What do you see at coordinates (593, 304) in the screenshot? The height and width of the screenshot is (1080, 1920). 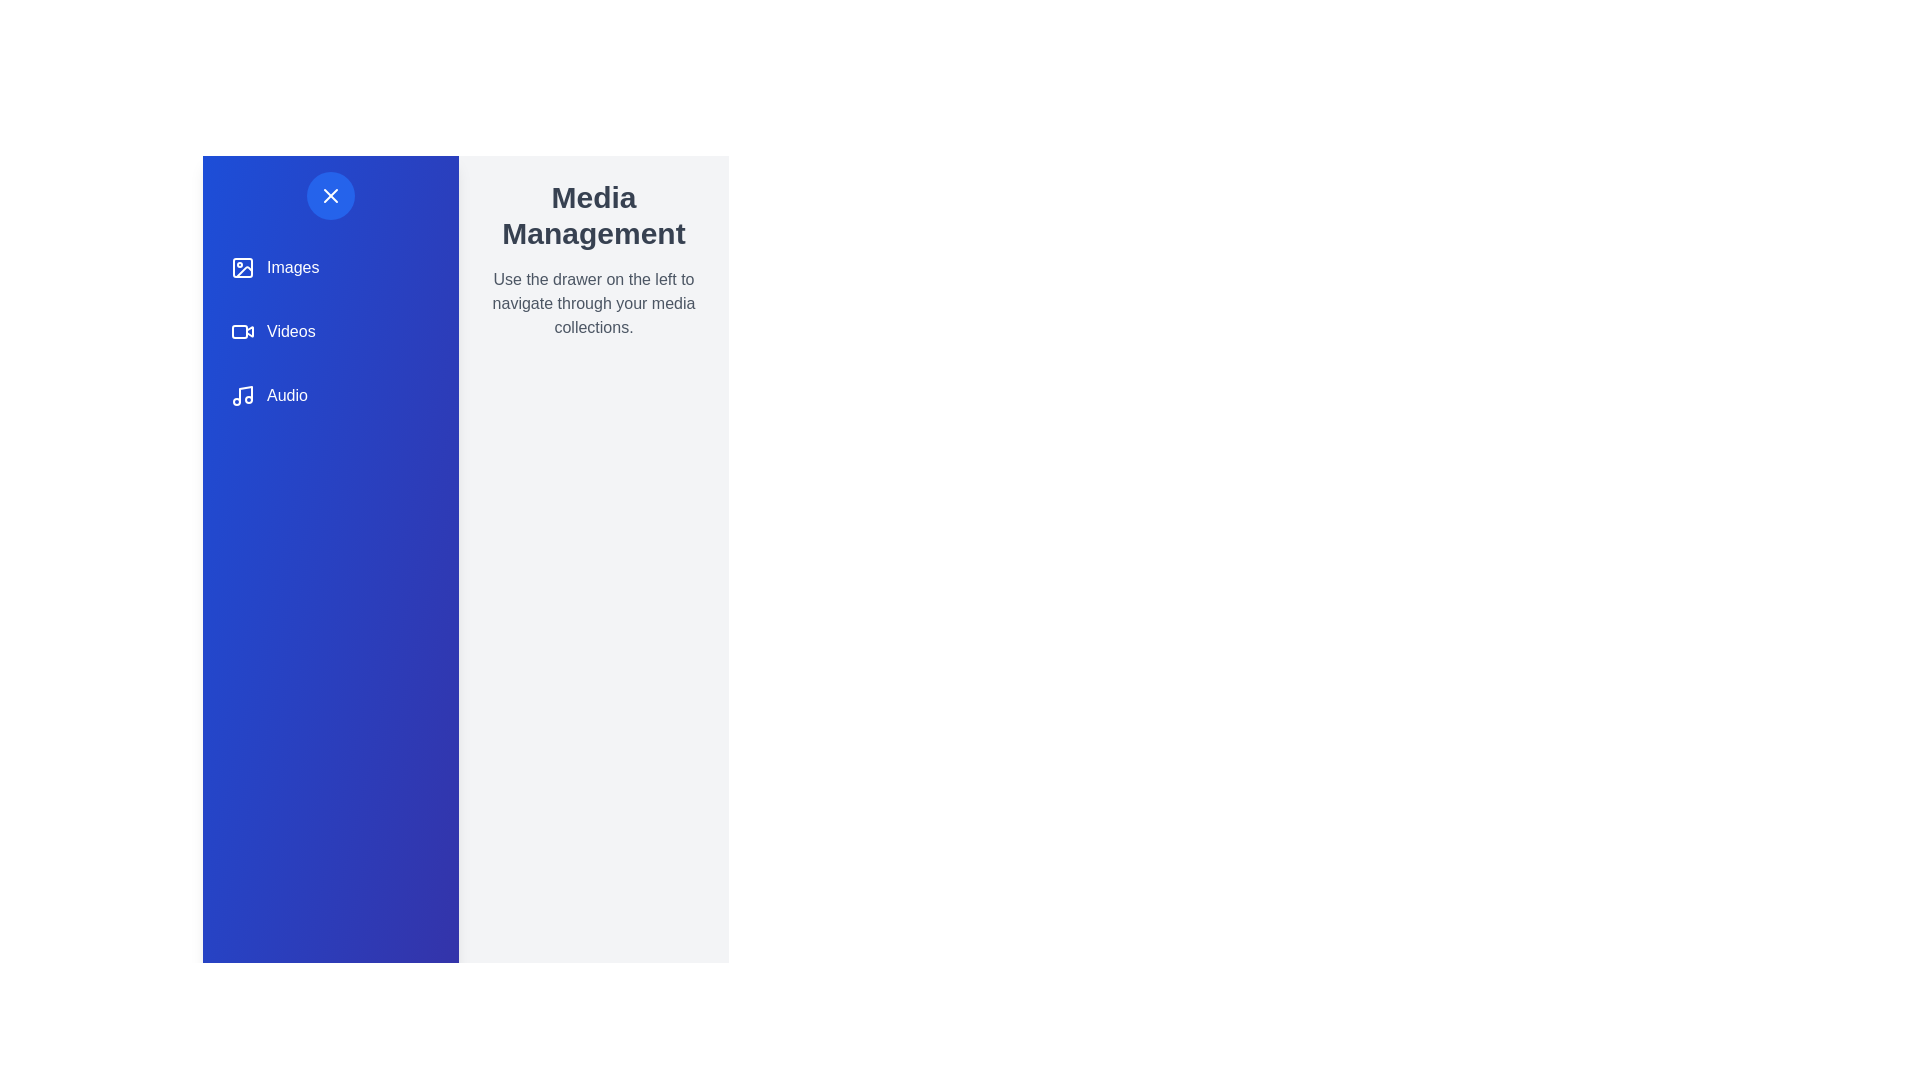 I see `the text displaying the message 'Use the drawer on the left to navigate through your media collections.' which is located below the 'Media Management' heading in the upper side of the main content area` at bounding box center [593, 304].